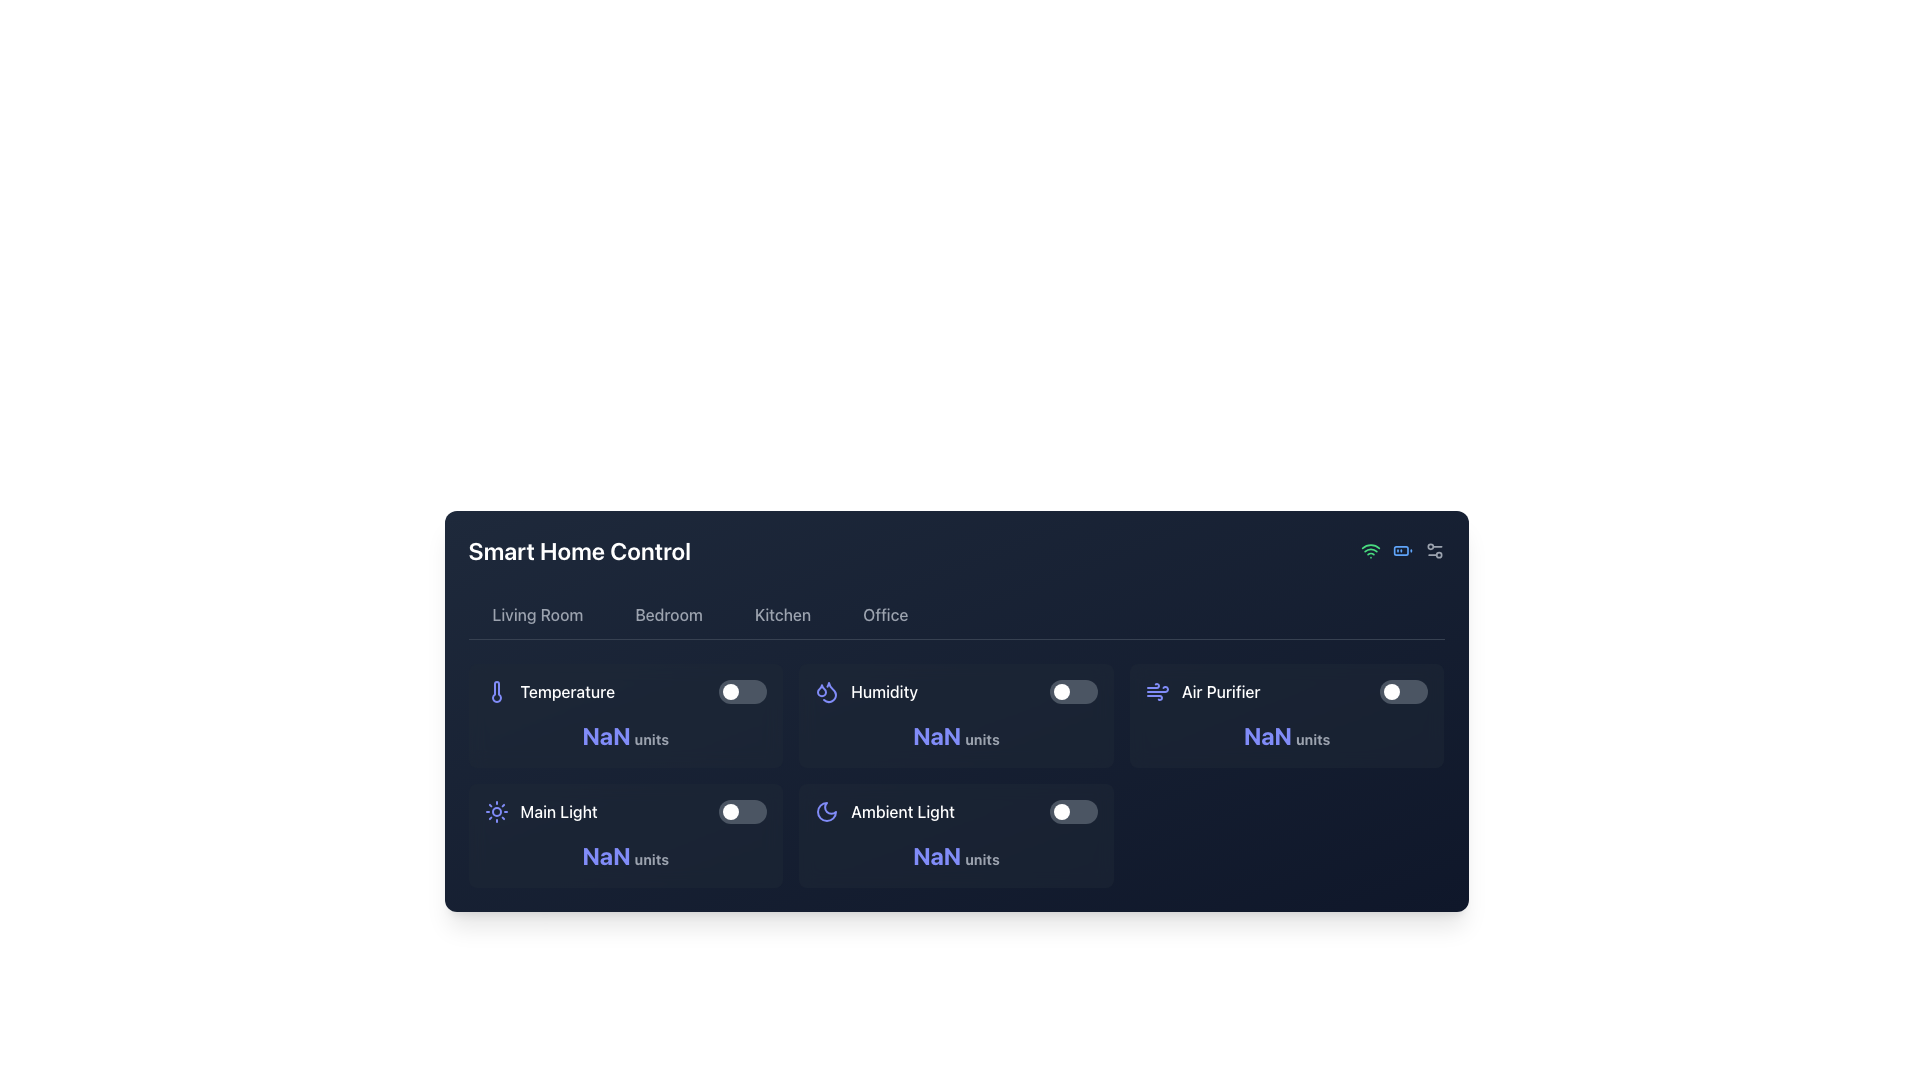 The image size is (1920, 1080). What do you see at coordinates (1287, 736) in the screenshot?
I see `the text display showing 'NaN units', which is located below the title 'Air Purifier' and next to the toggle switch` at bounding box center [1287, 736].